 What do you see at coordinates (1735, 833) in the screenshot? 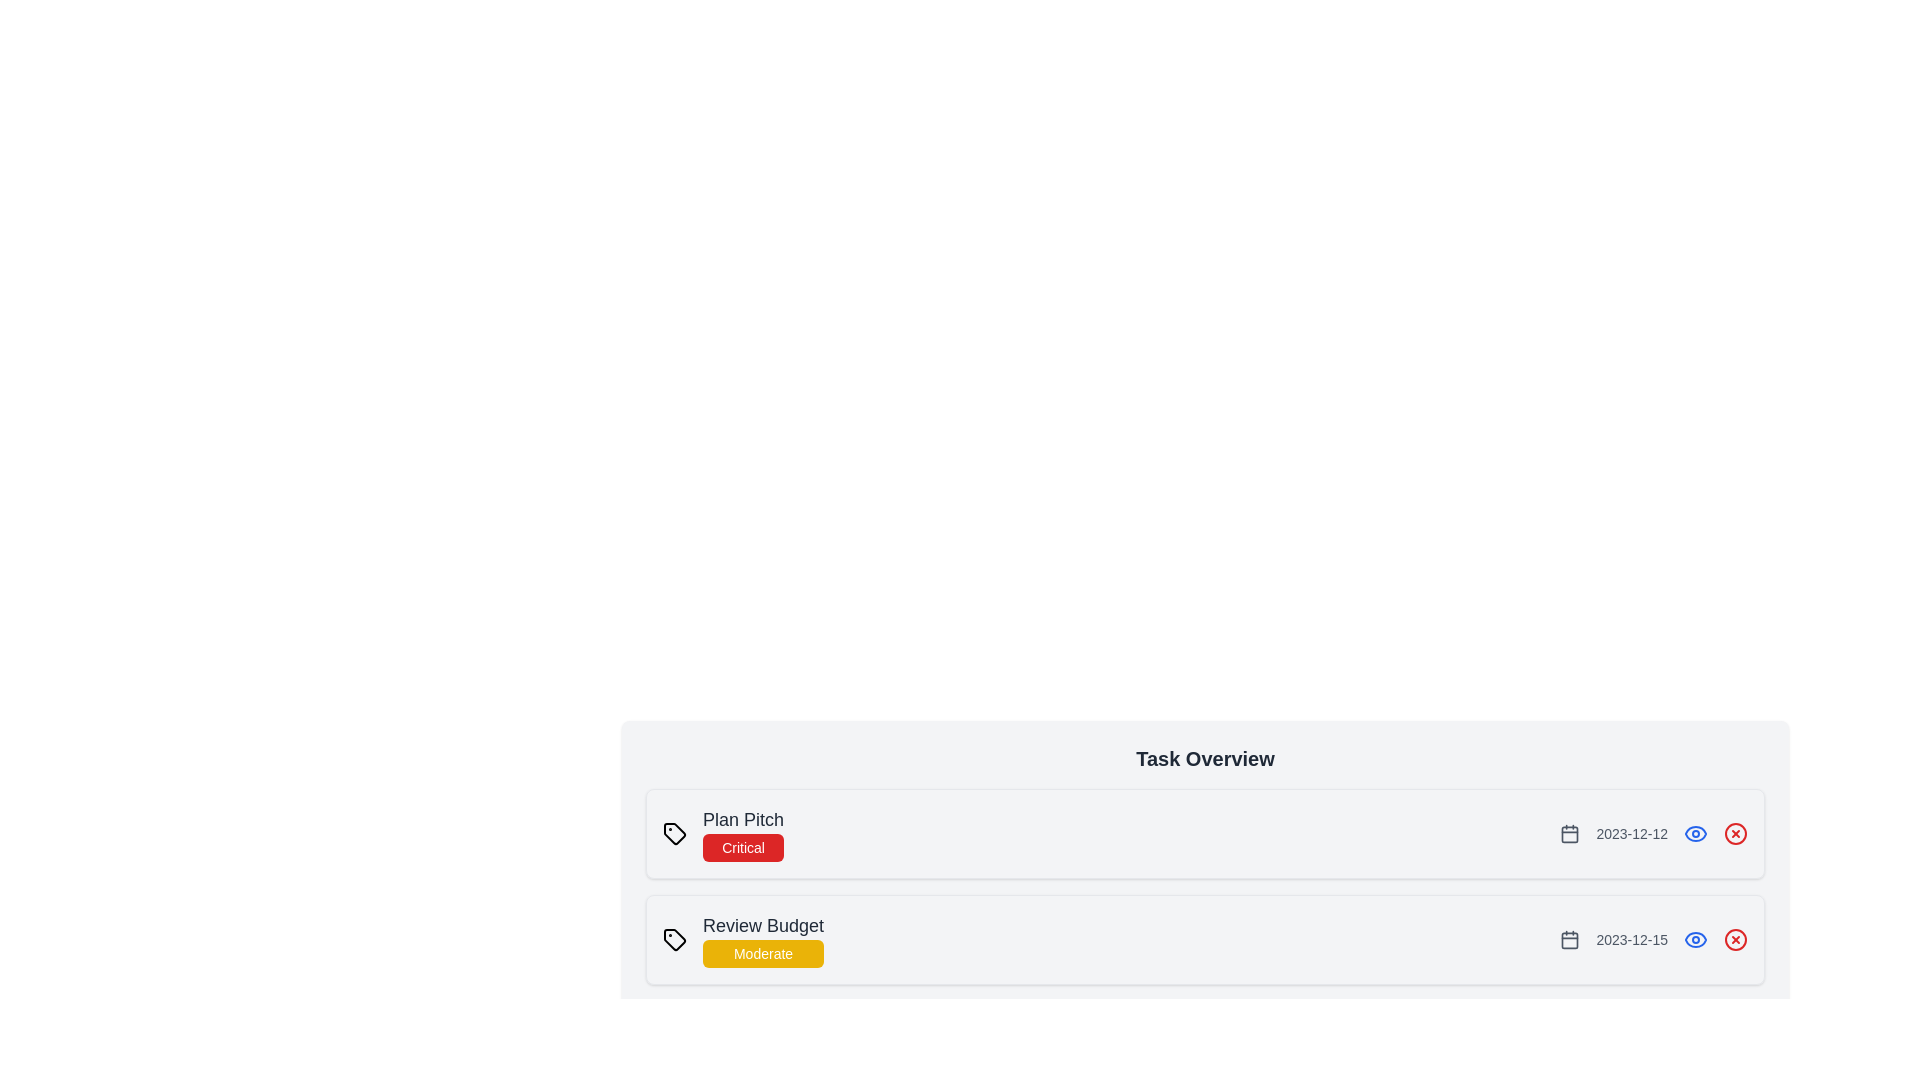
I see `the X icon of the task with the name Plan Pitch` at bounding box center [1735, 833].